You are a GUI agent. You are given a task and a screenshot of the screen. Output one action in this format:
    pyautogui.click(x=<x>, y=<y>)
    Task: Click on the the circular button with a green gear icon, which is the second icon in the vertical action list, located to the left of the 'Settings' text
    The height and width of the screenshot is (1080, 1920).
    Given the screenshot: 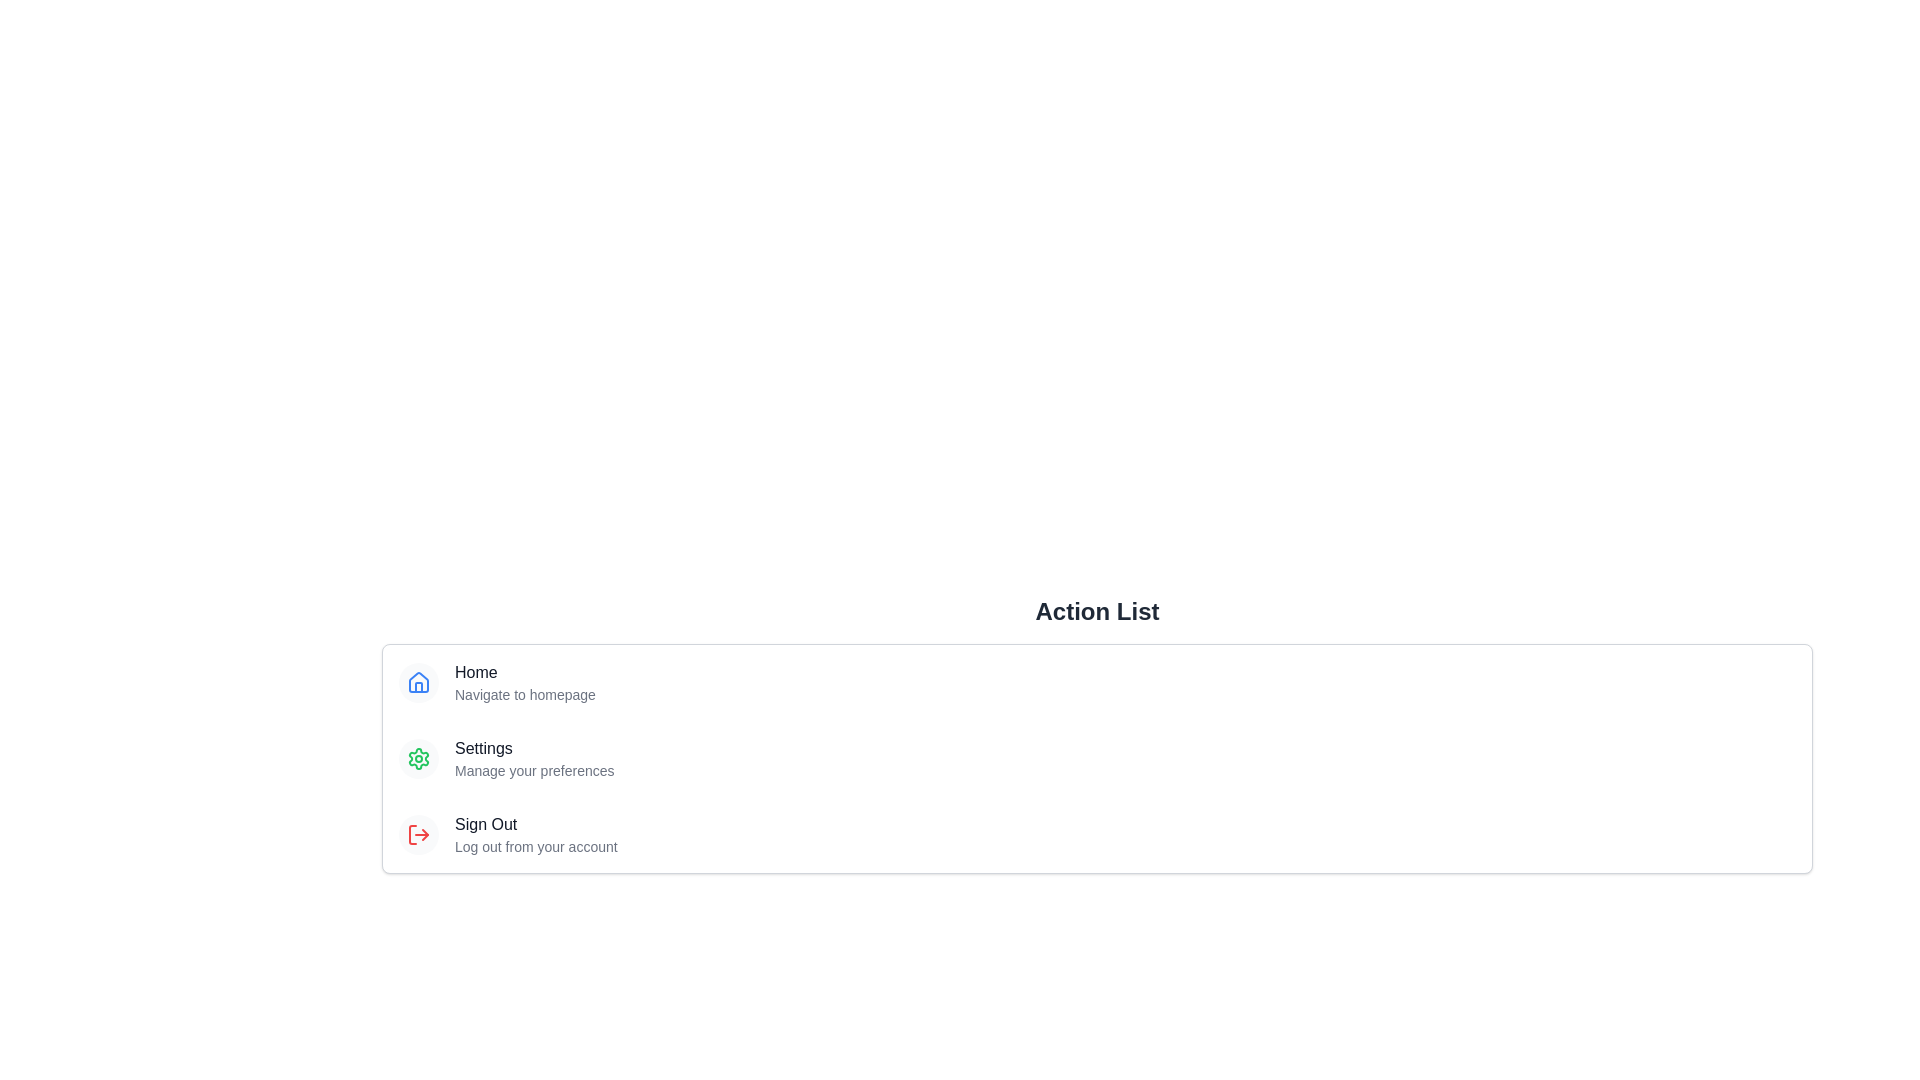 What is the action you would take?
    pyautogui.click(x=417, y=759)
    